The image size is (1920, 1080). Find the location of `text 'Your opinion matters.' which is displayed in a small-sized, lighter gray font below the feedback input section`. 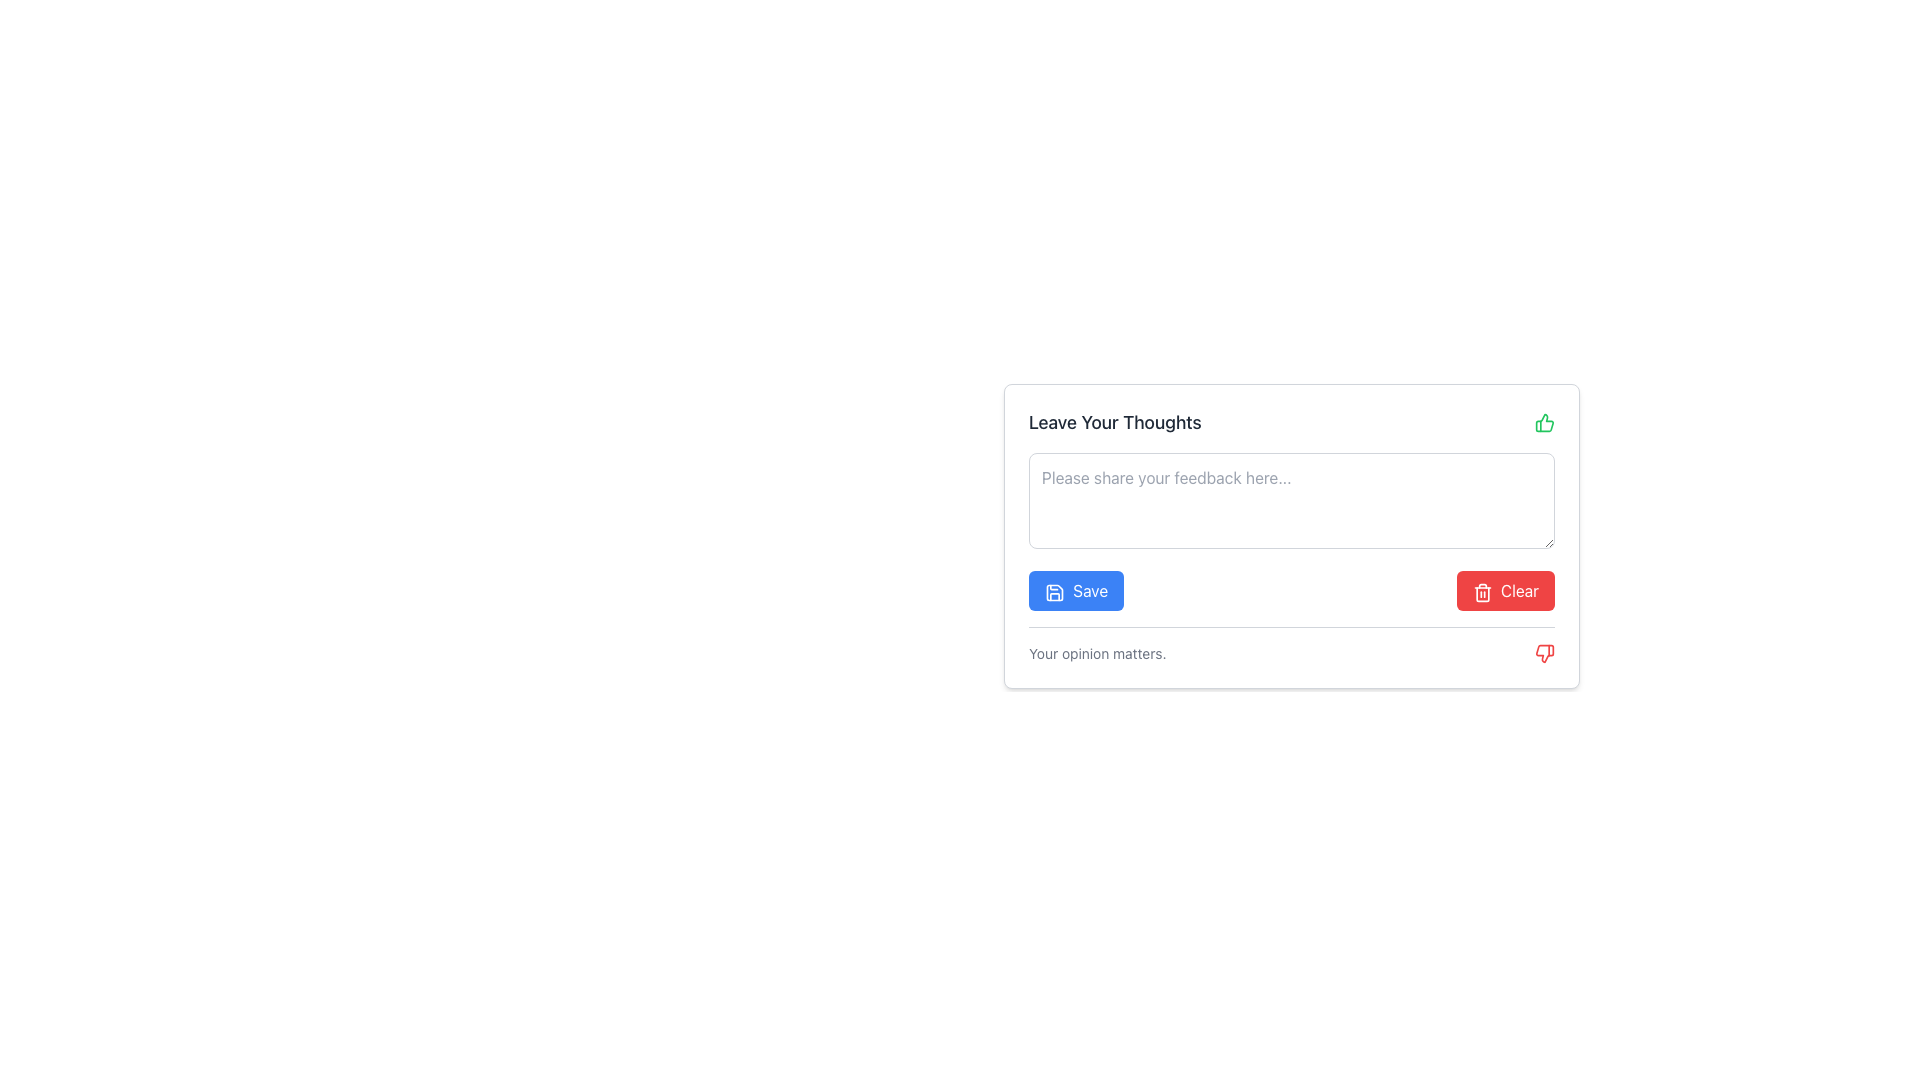

text 'Your opinion matters.' which is displayed in a small-sized, lighter gray font below the feedback input section is located at coordinates (1096, 654).